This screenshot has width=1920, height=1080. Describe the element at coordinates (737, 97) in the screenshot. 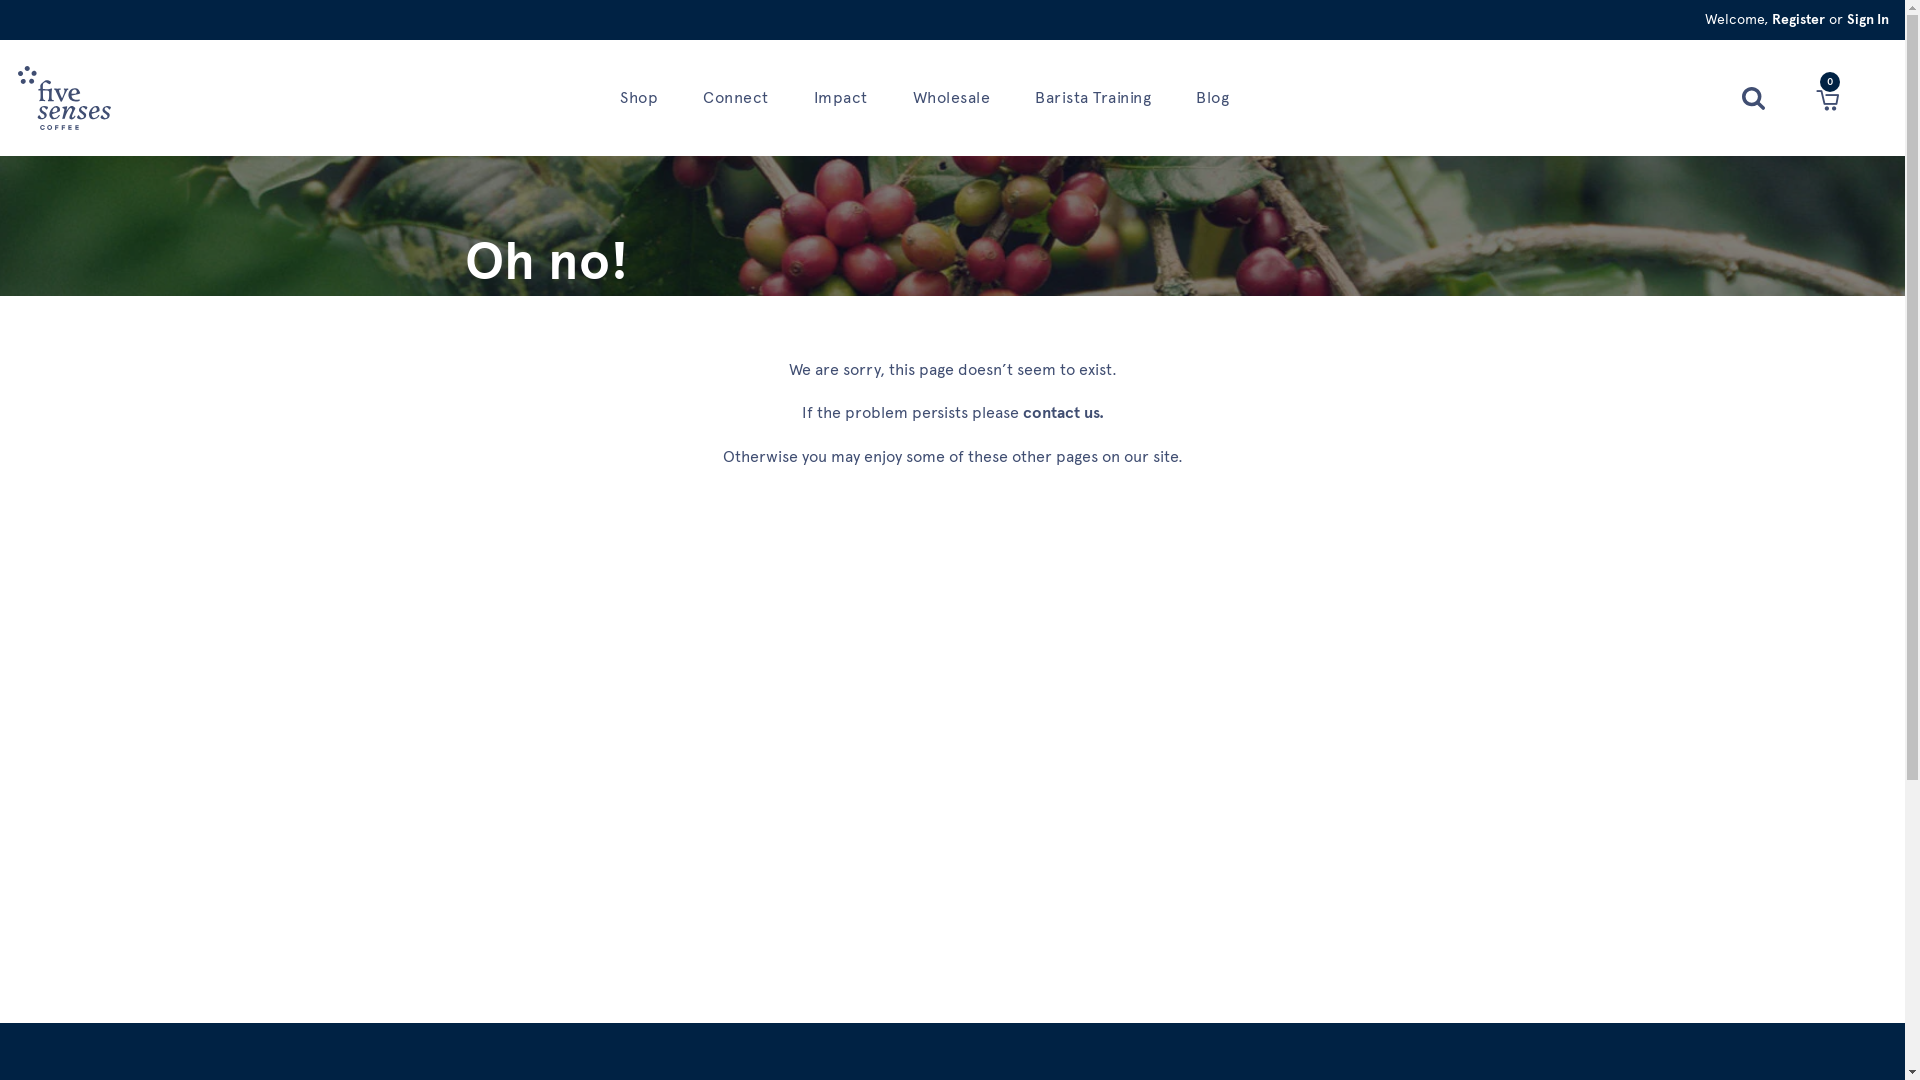

I see `'Connect'` at that location.